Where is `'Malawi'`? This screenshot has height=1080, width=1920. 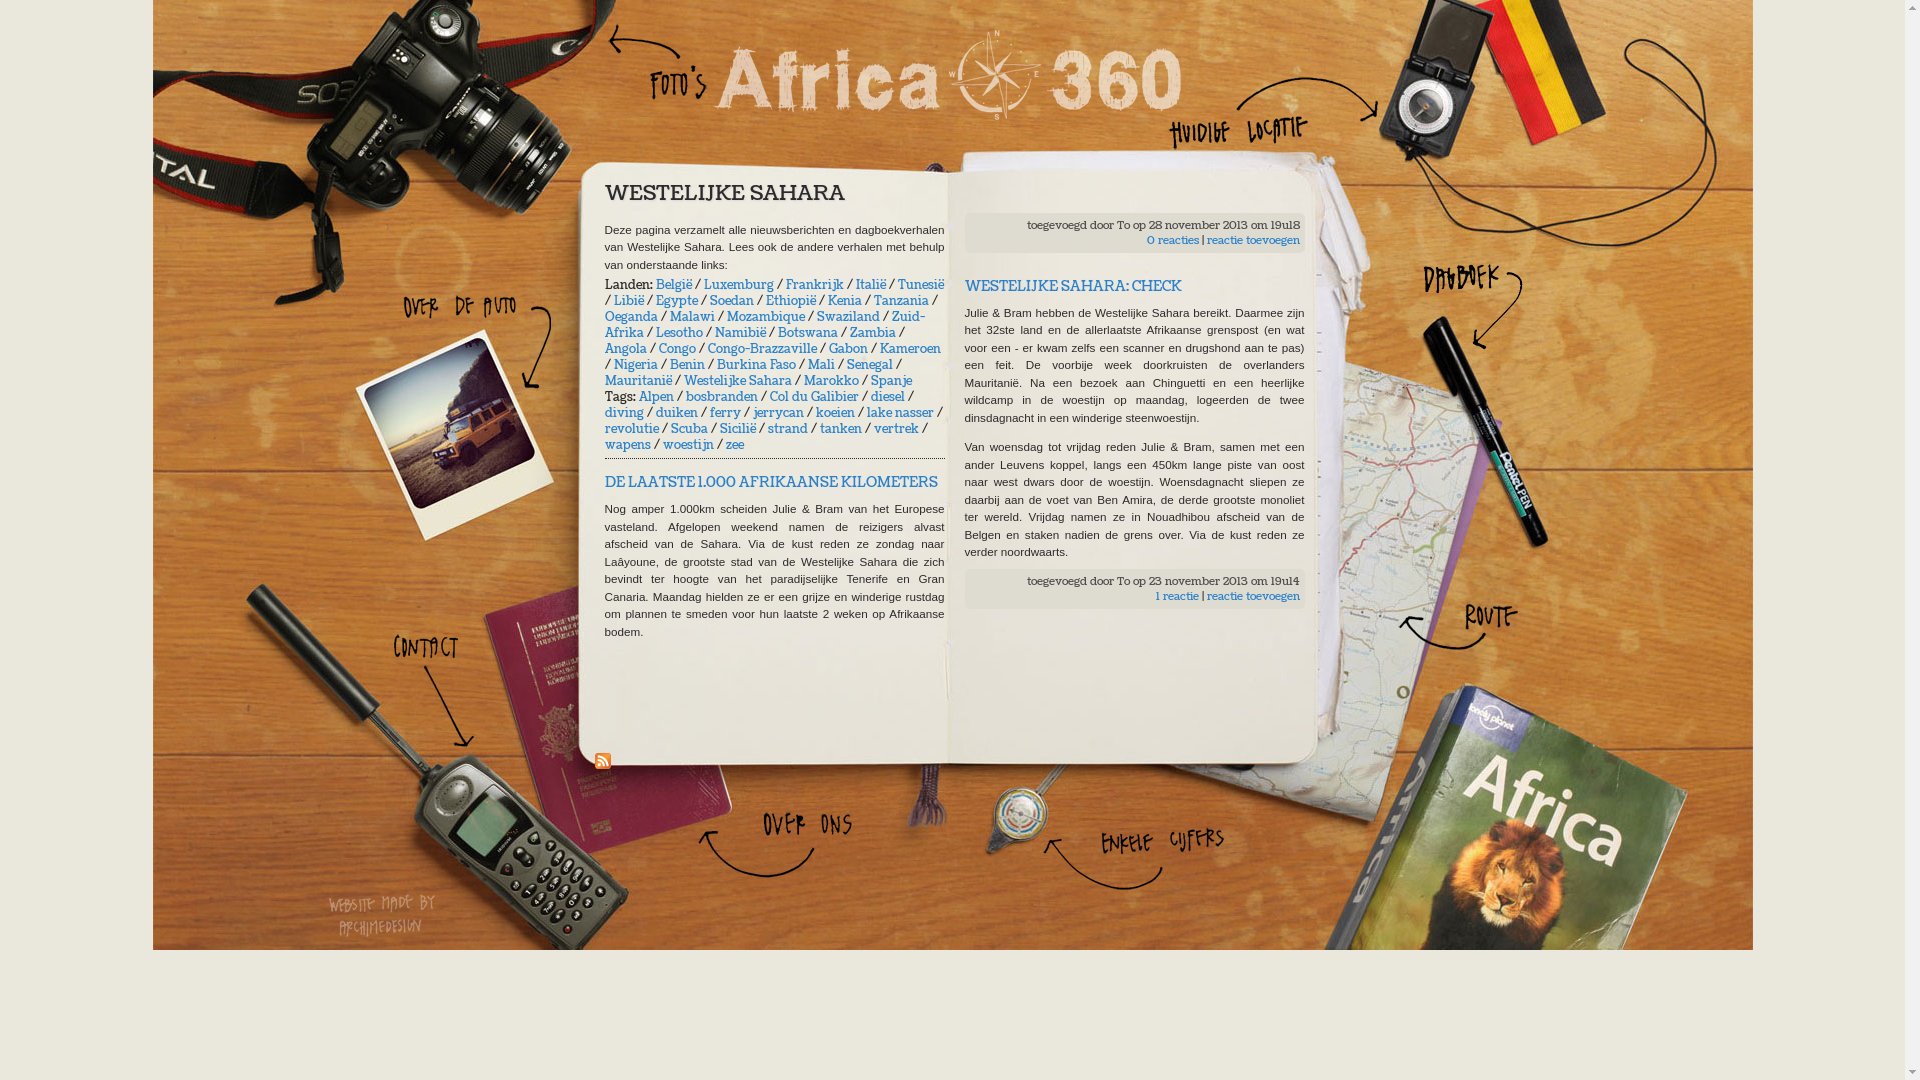
'Malawi' is located at coordinates (692, 315).